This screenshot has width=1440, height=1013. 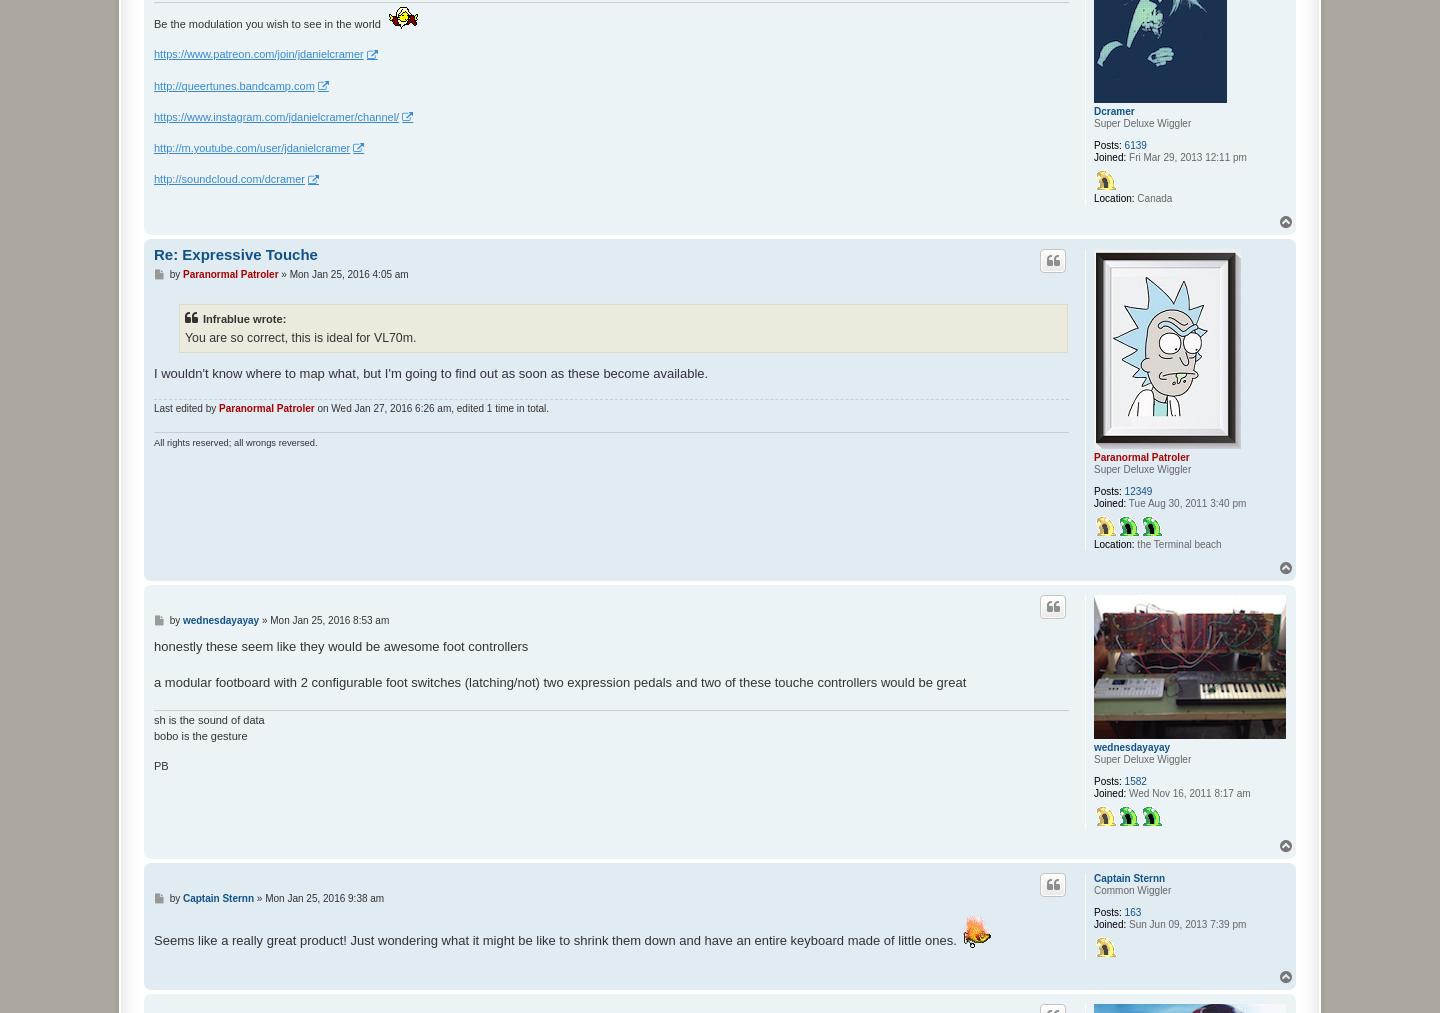 I want to click on 'Mon Jan 25, 2016 8:53 am', so click(x=269, y=618).